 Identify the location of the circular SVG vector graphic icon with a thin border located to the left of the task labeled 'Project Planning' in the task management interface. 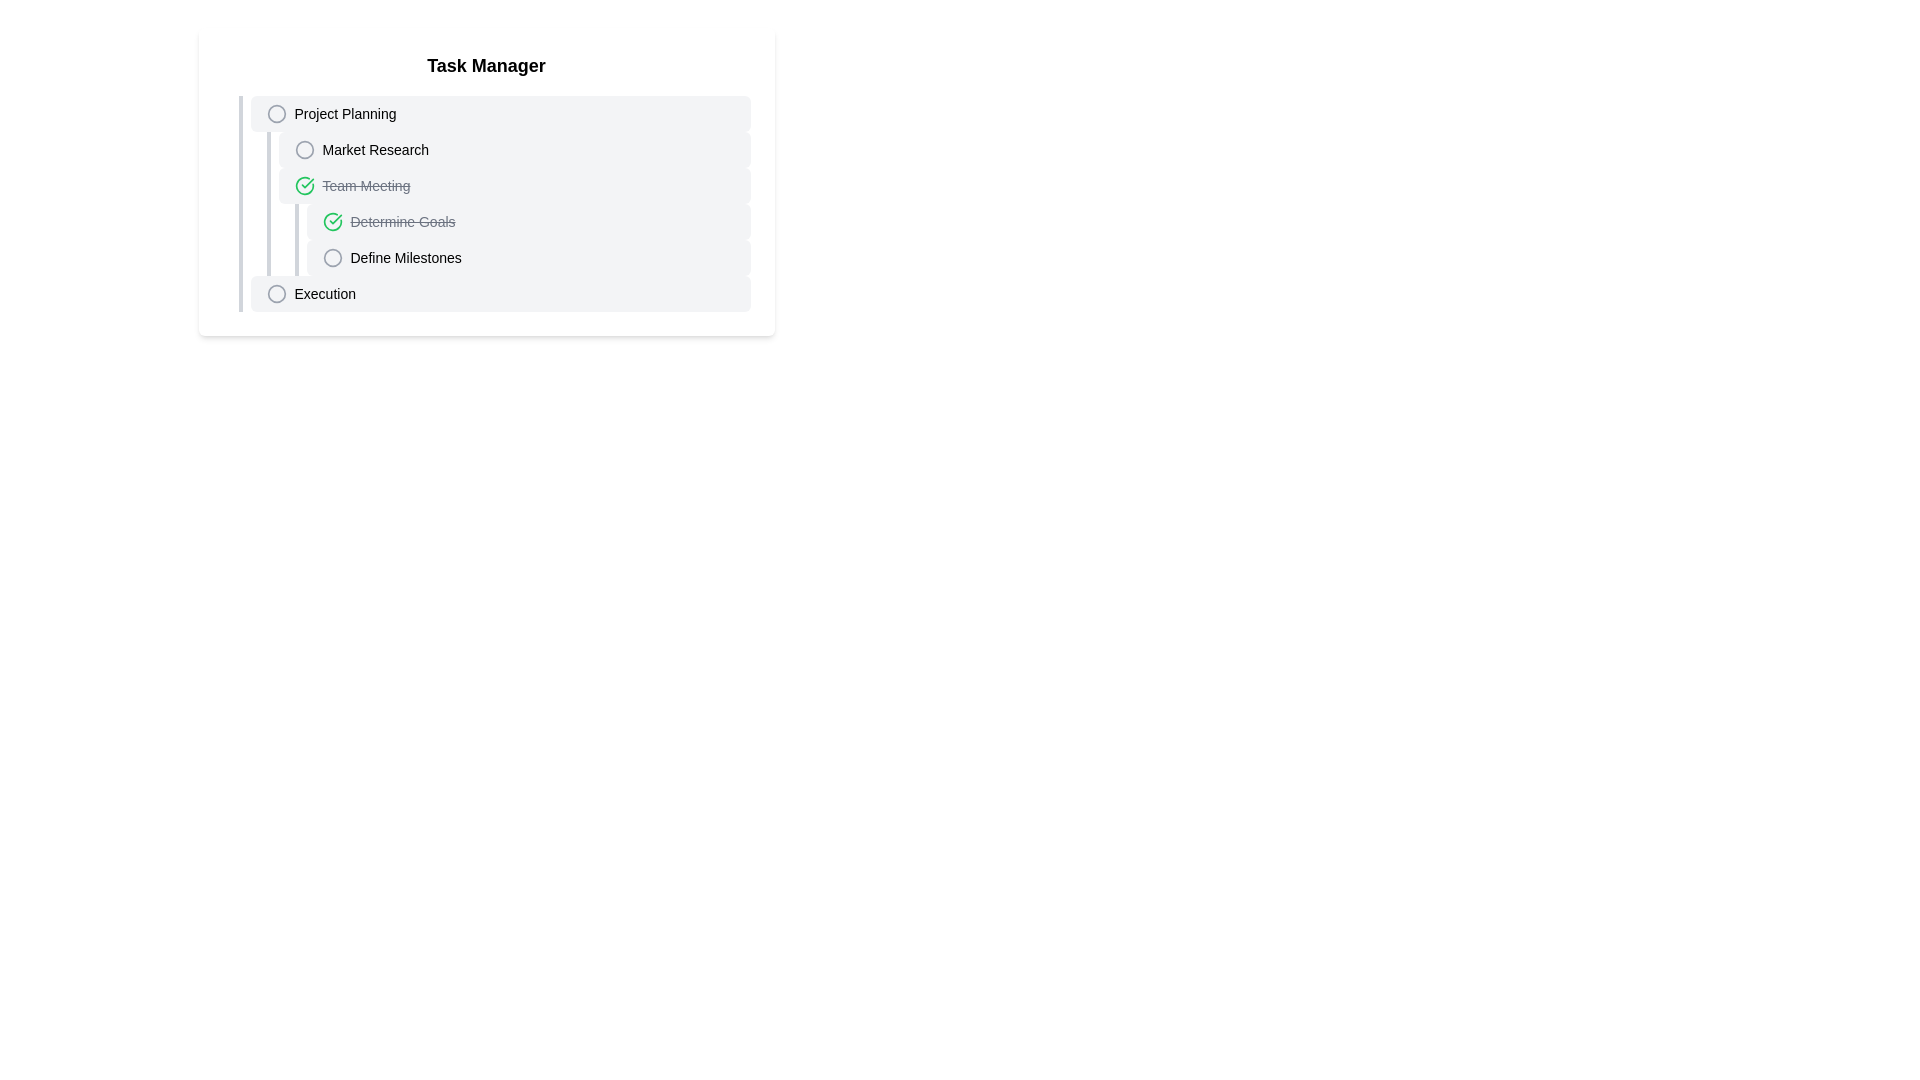
(275, 114).